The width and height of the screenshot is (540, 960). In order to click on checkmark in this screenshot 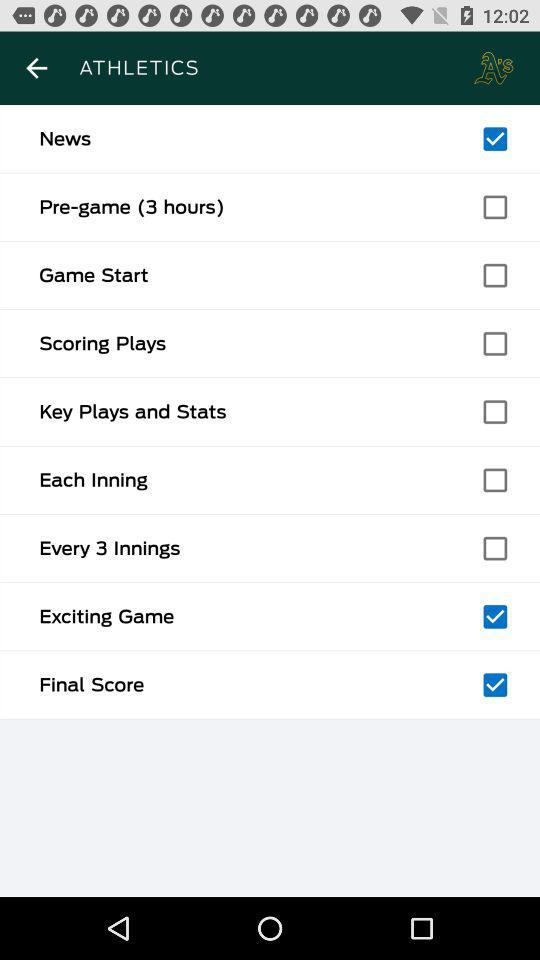, I will do `click(494, 548)`.